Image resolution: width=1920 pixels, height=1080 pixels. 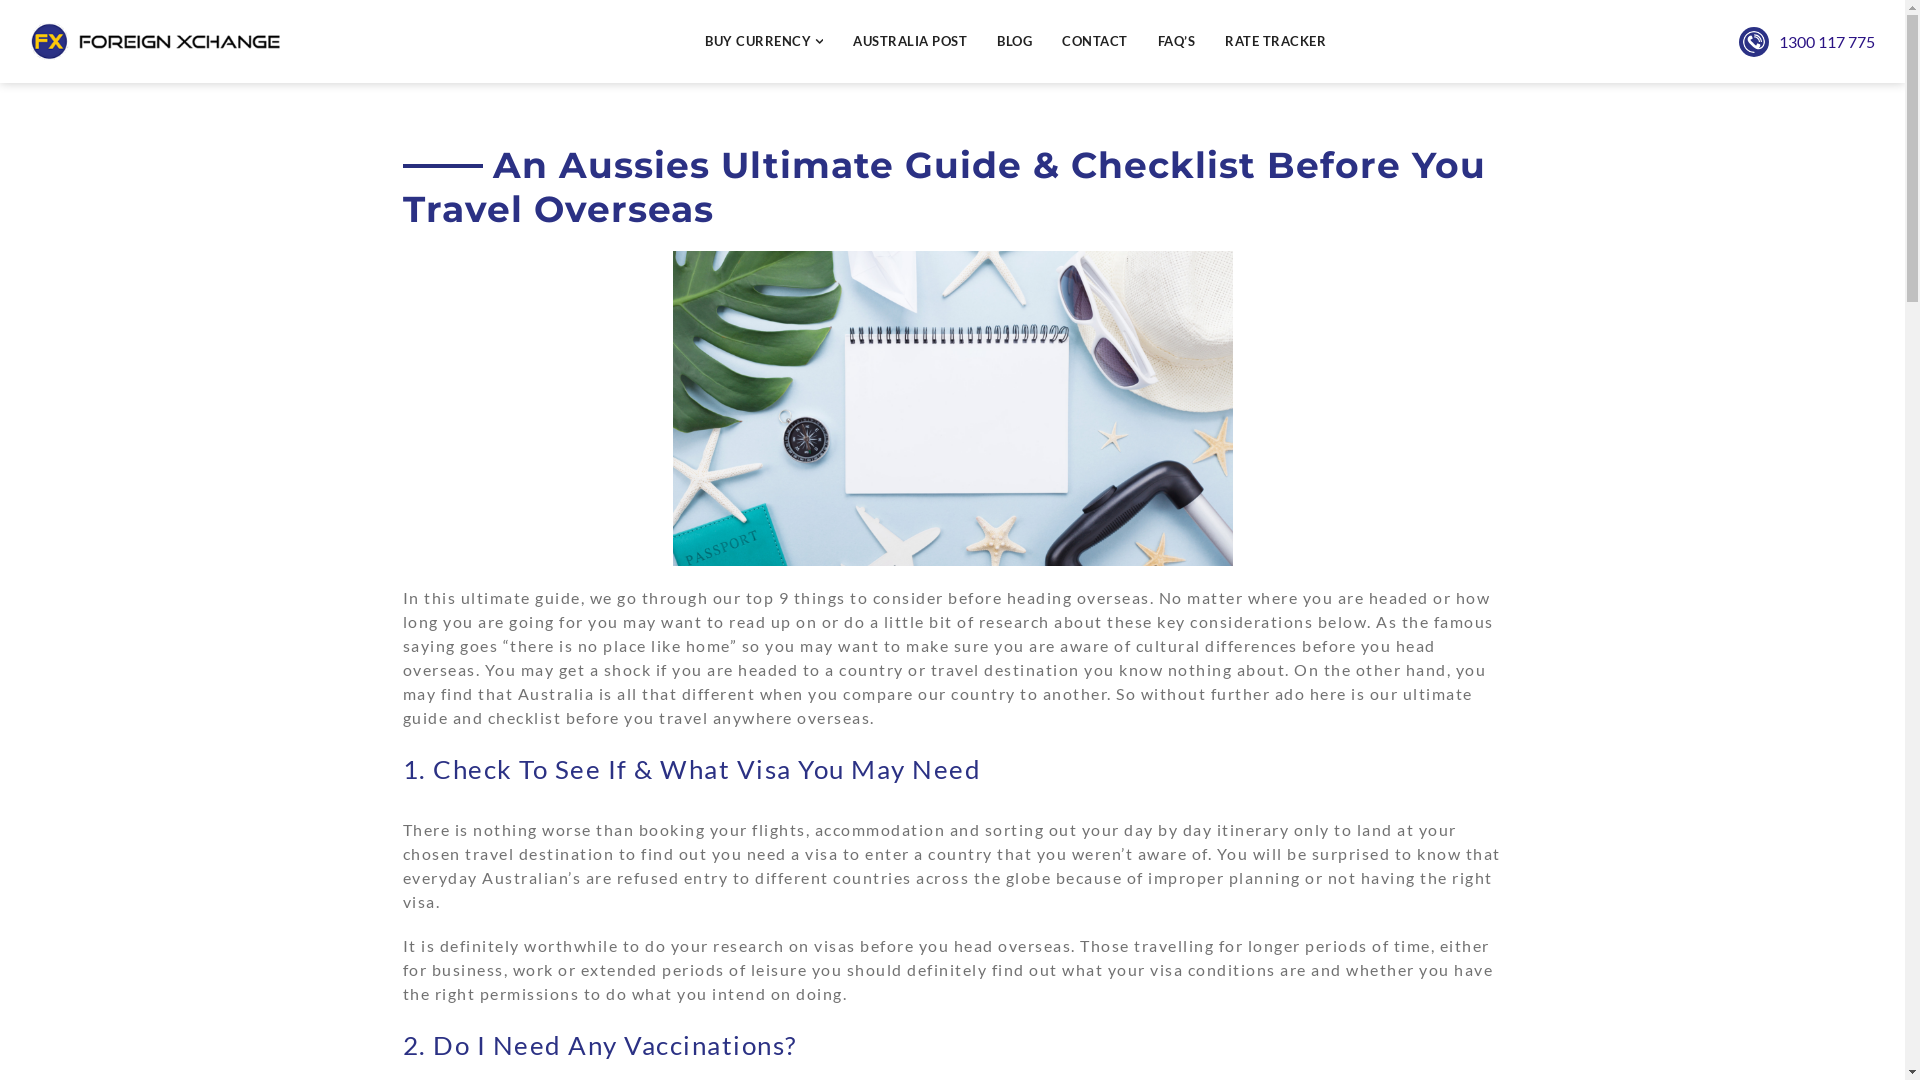 What do you see at coordinates (909, 41) in the screenshot?
I see `'AUSTRALIA POST'` at bounding box center [909, 41].